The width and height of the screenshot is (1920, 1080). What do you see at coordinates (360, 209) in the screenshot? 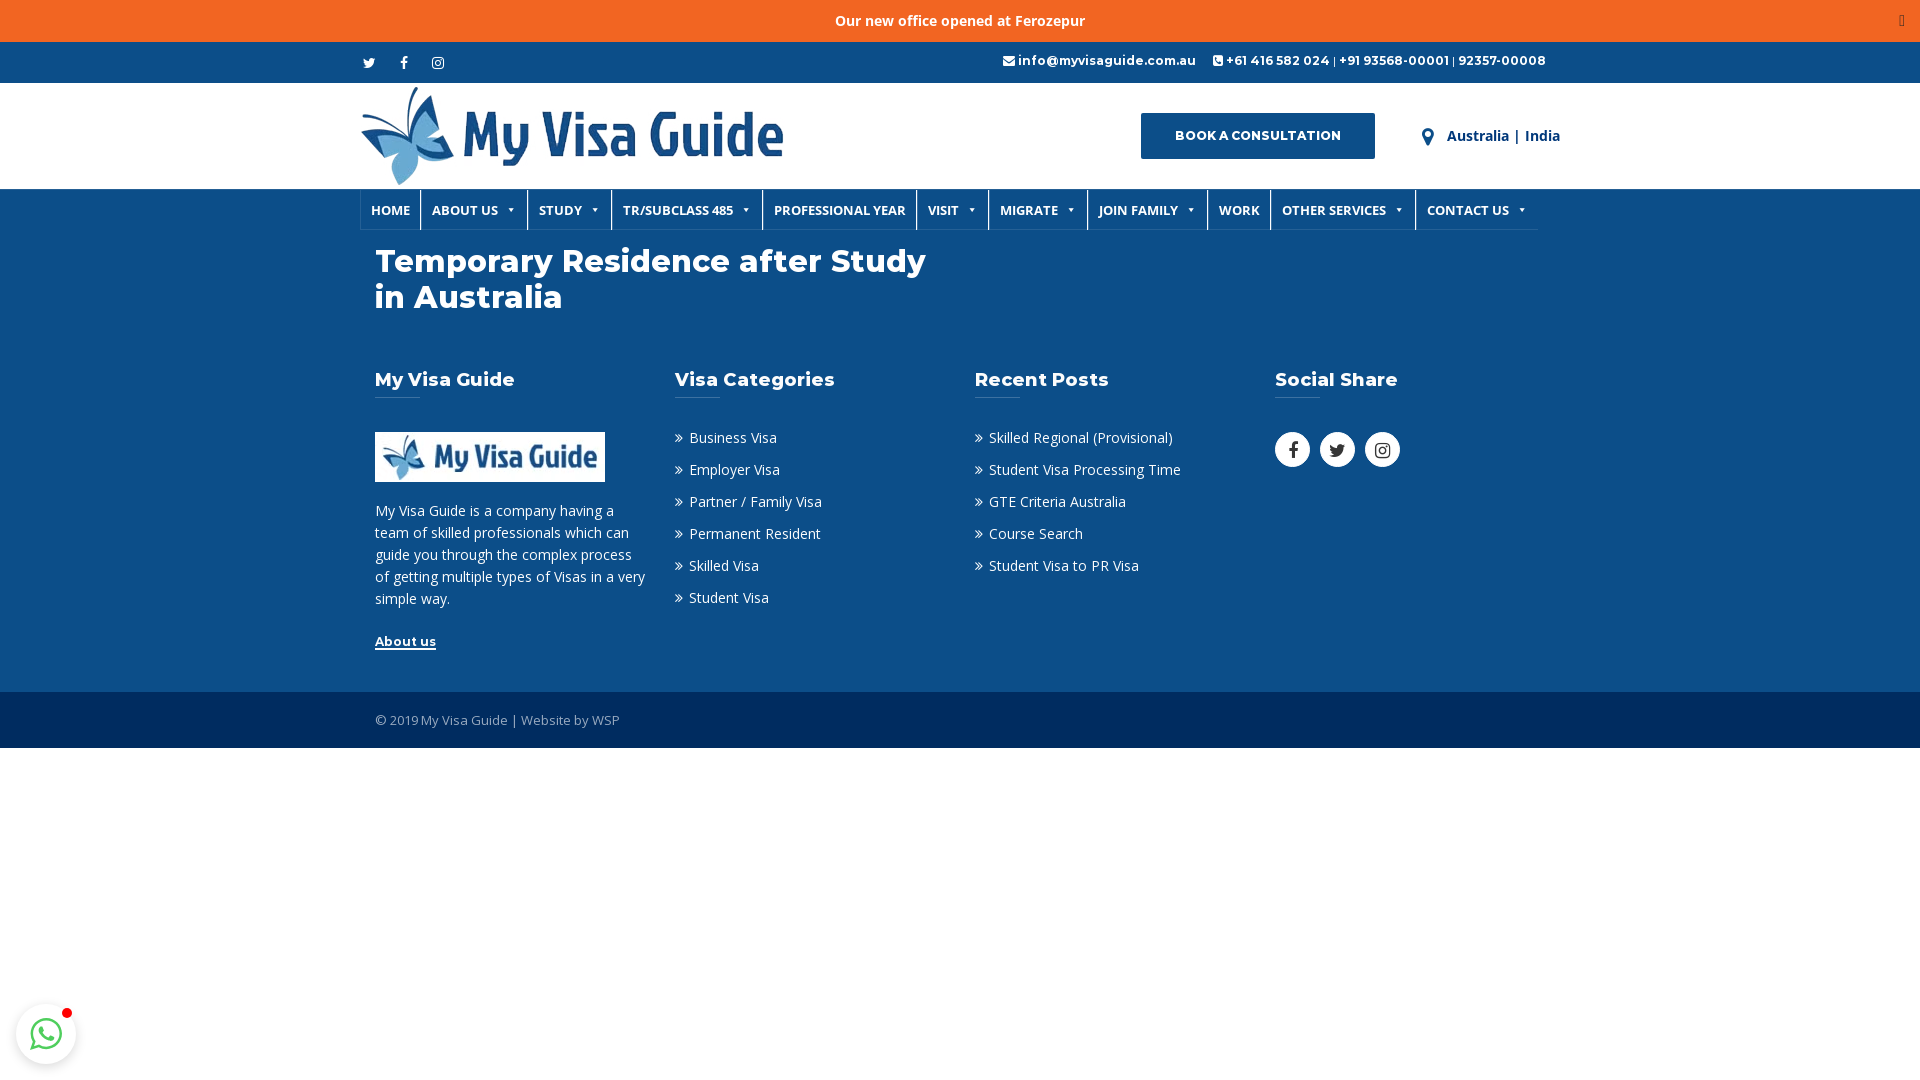
I see `'HOME'` at bounding box center [360, 209].